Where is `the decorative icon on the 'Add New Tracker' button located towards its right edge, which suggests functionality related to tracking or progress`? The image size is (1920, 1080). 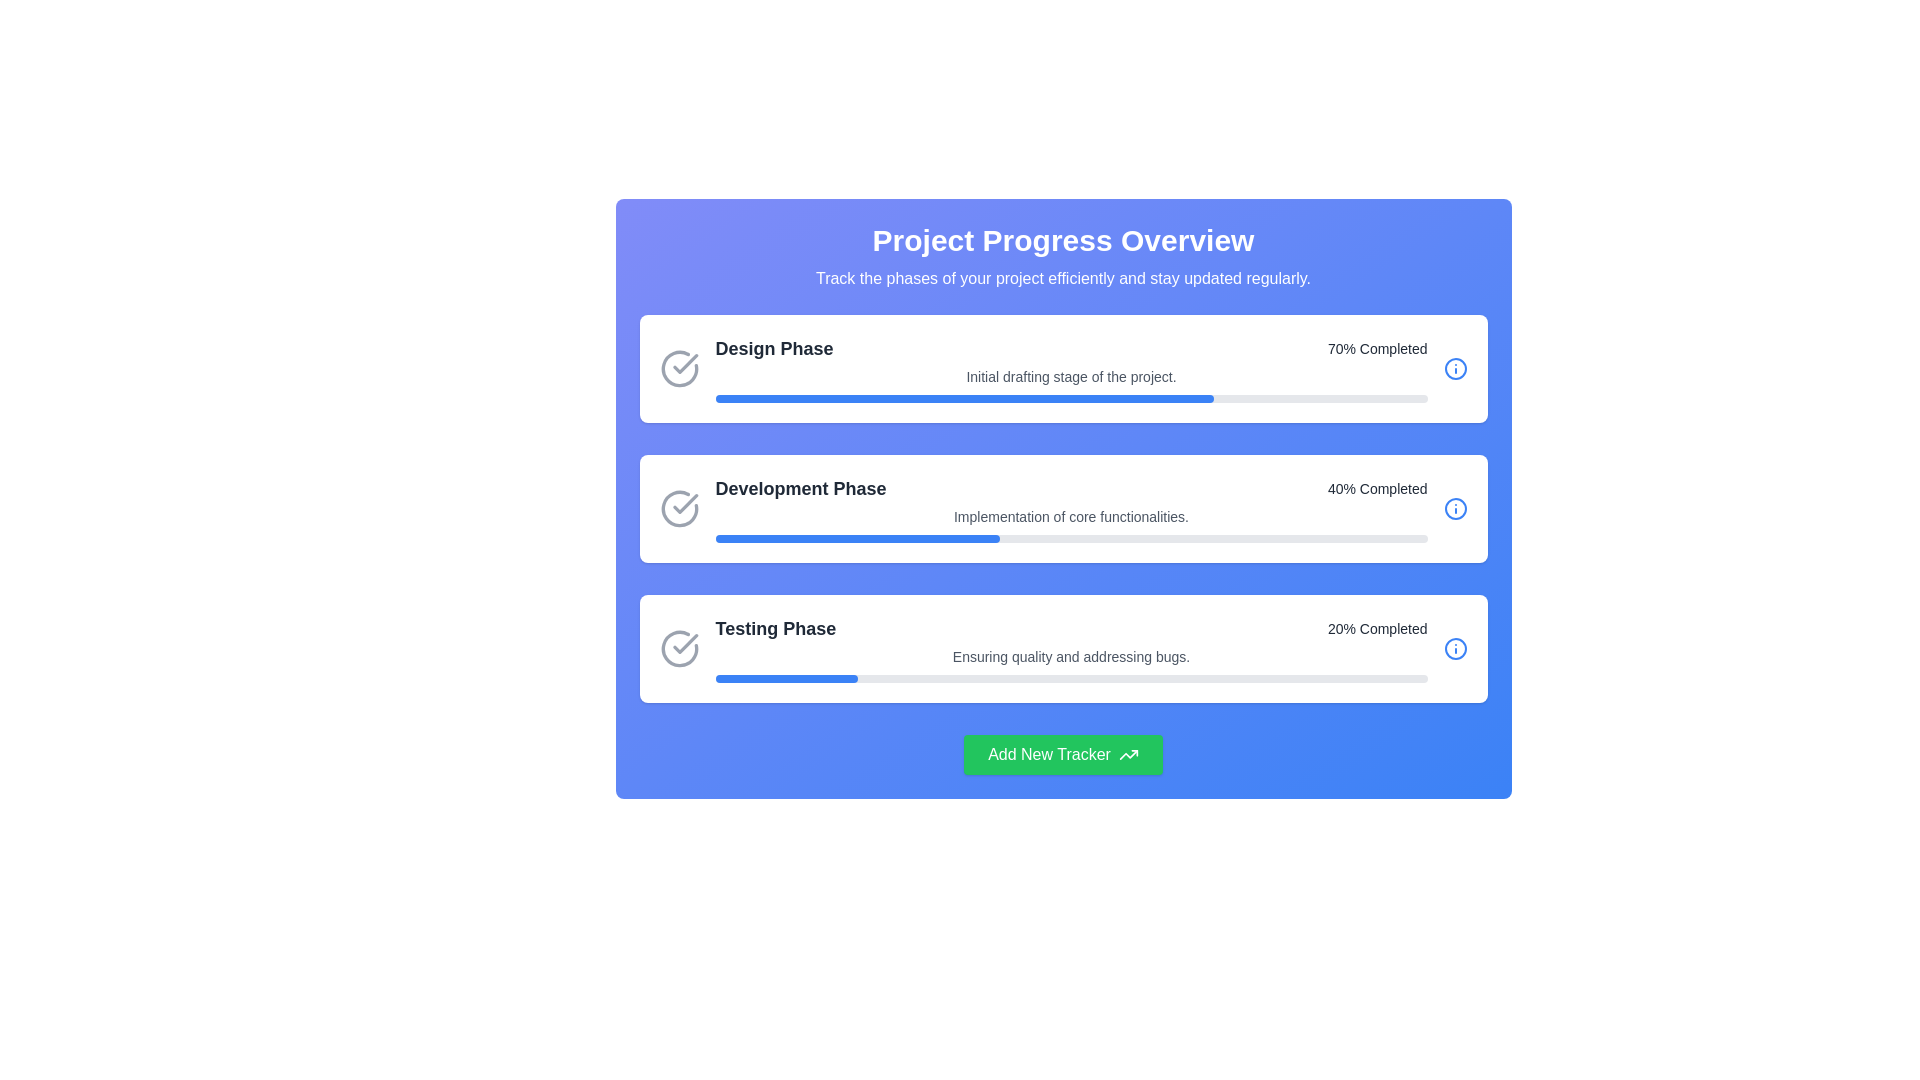
the decorative icon on the 'Add New Tracker' button located towards its right edge, which suggests functionality related to tracking or progress is located at coordinates (1128, 755).